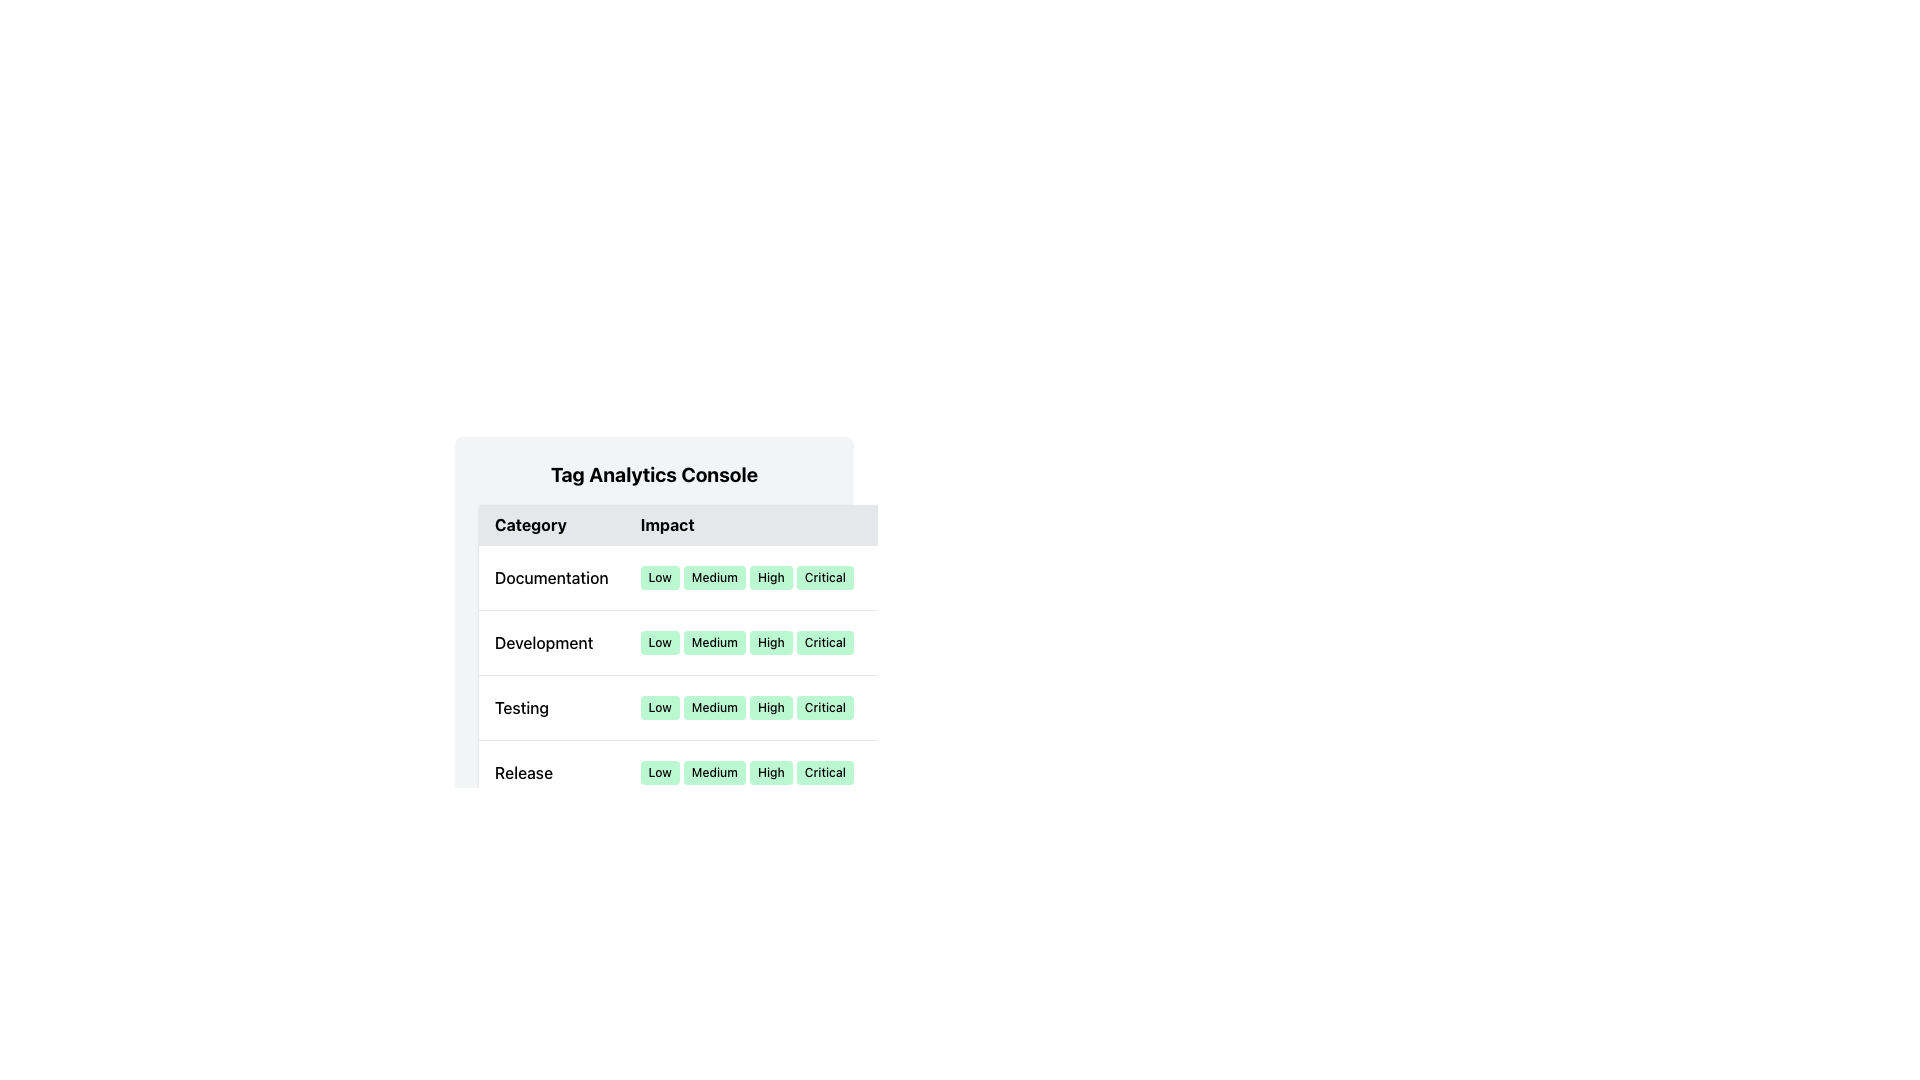 The height and width of the screenshot is (1080, 1920). What do you see at coordinates (551, 578) in the screenshot?
I see `the 'Documentation' text label, which is the first entry in the 'Category' column of the 'Tag Analytics Console' section` at bounding box center [551, 578].